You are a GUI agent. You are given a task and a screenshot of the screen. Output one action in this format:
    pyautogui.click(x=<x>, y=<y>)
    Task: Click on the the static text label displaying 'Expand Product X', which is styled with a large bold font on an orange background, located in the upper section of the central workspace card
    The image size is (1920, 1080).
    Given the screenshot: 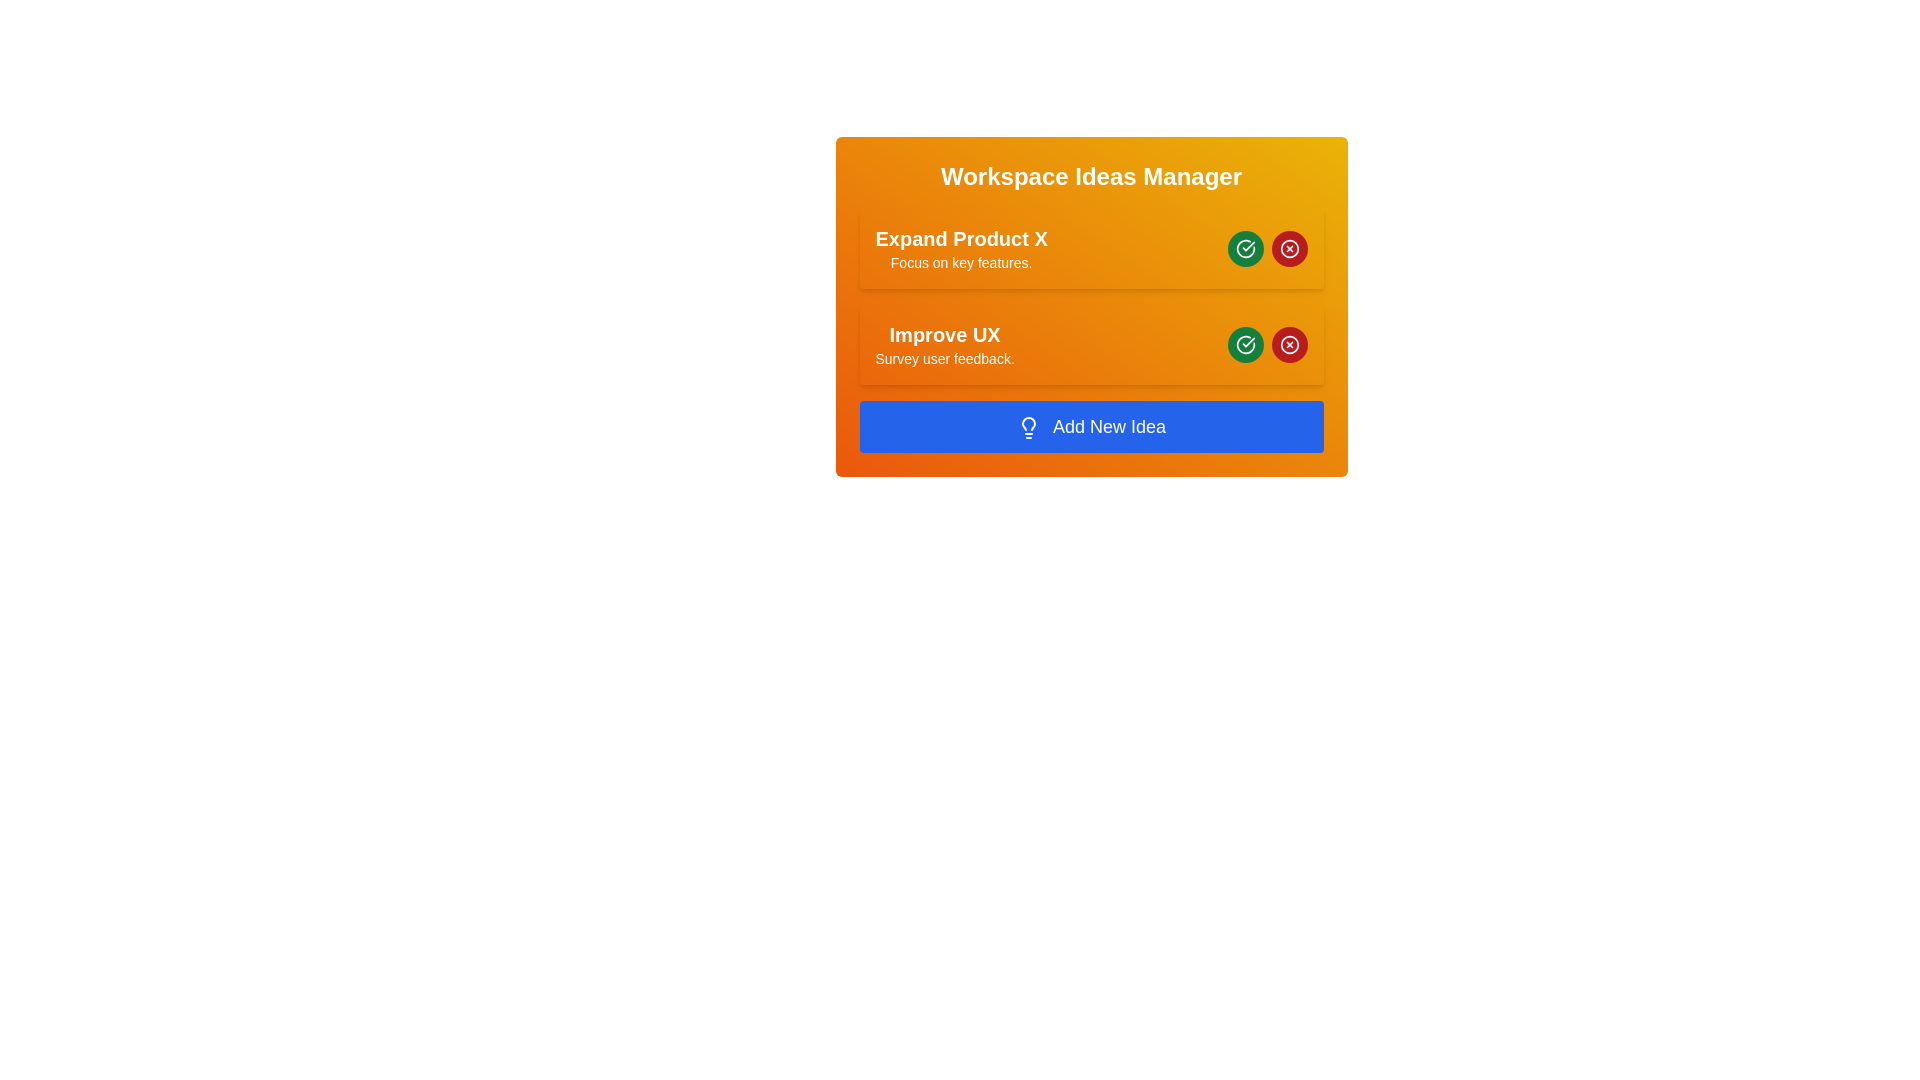 What is the action you would take?
    pyautogui.click(x=961, y=238)
    